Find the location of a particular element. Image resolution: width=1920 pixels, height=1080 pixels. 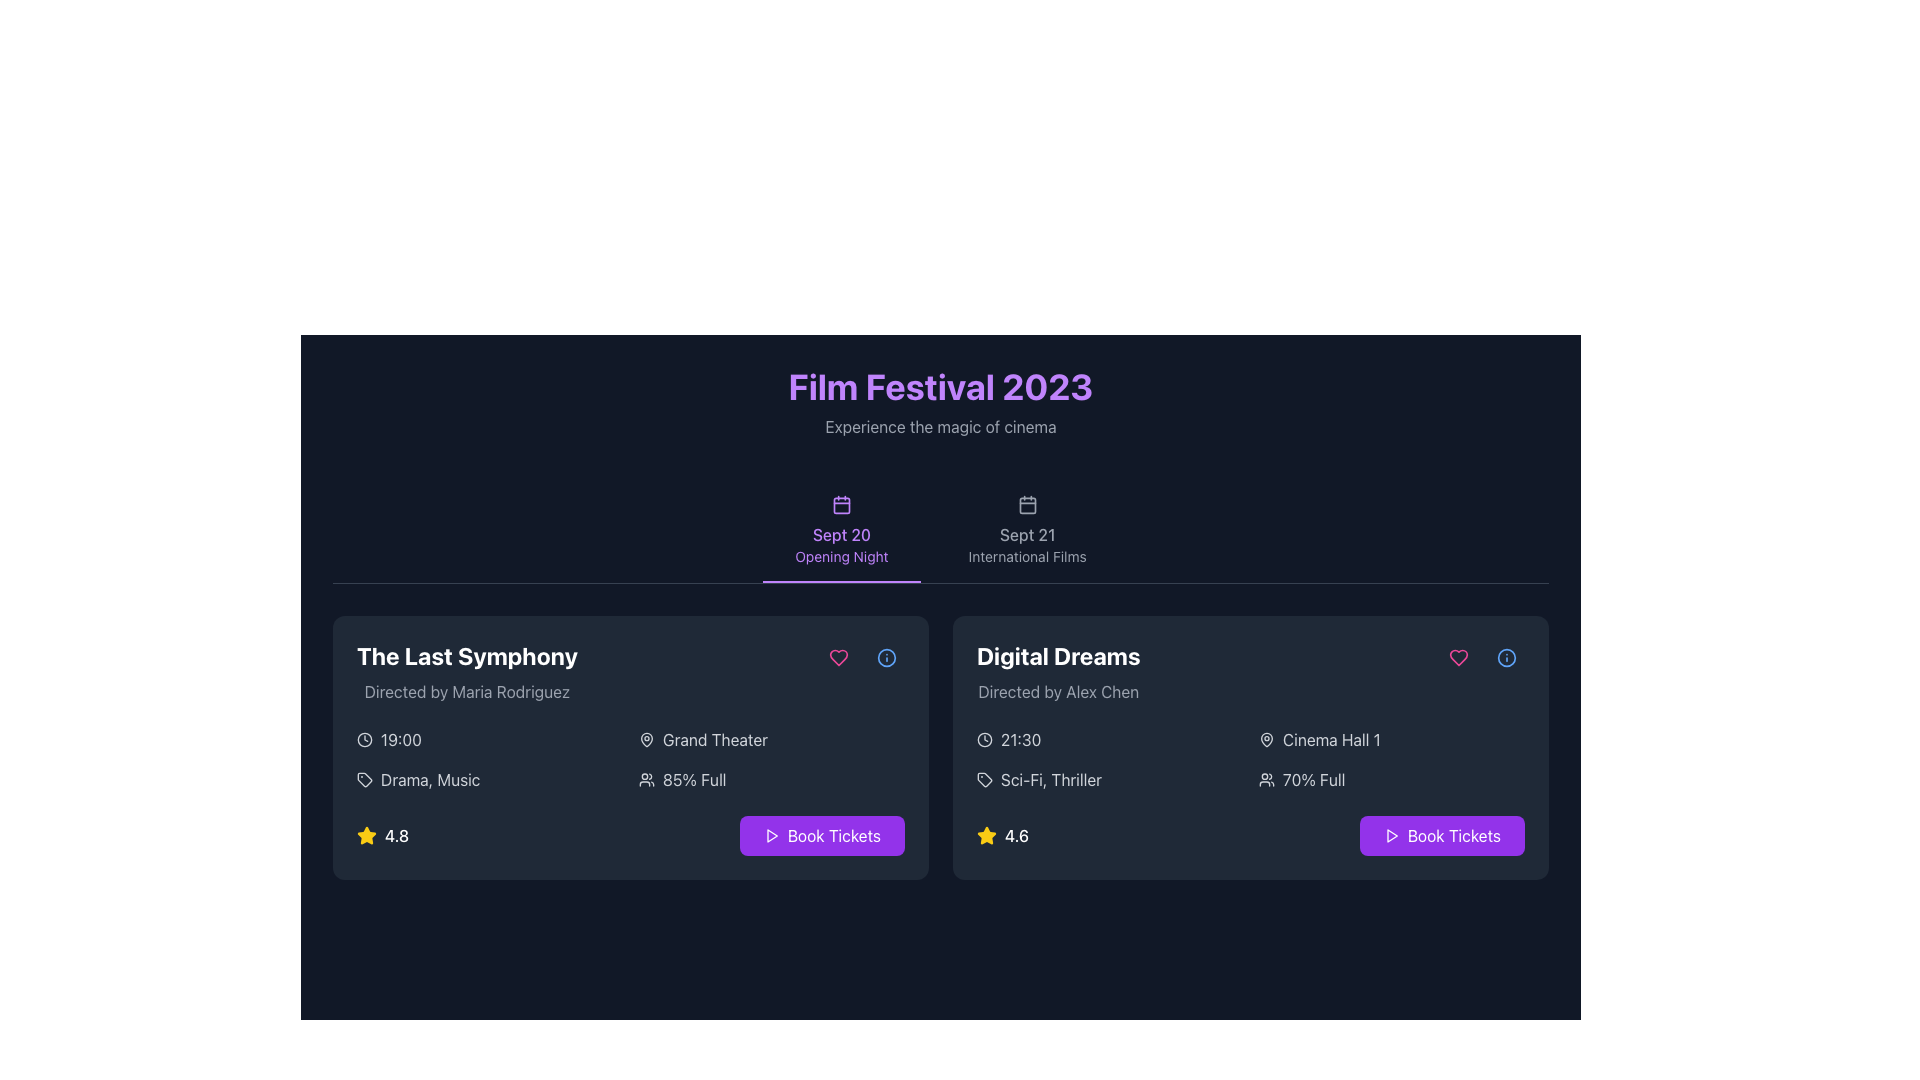

the 'Book Tickets' button, which is a purple button with rounded corners and a white play icon, located at the bottom-right corner of the 'Digital Dreams' card is located at coordinates (1442, 836).